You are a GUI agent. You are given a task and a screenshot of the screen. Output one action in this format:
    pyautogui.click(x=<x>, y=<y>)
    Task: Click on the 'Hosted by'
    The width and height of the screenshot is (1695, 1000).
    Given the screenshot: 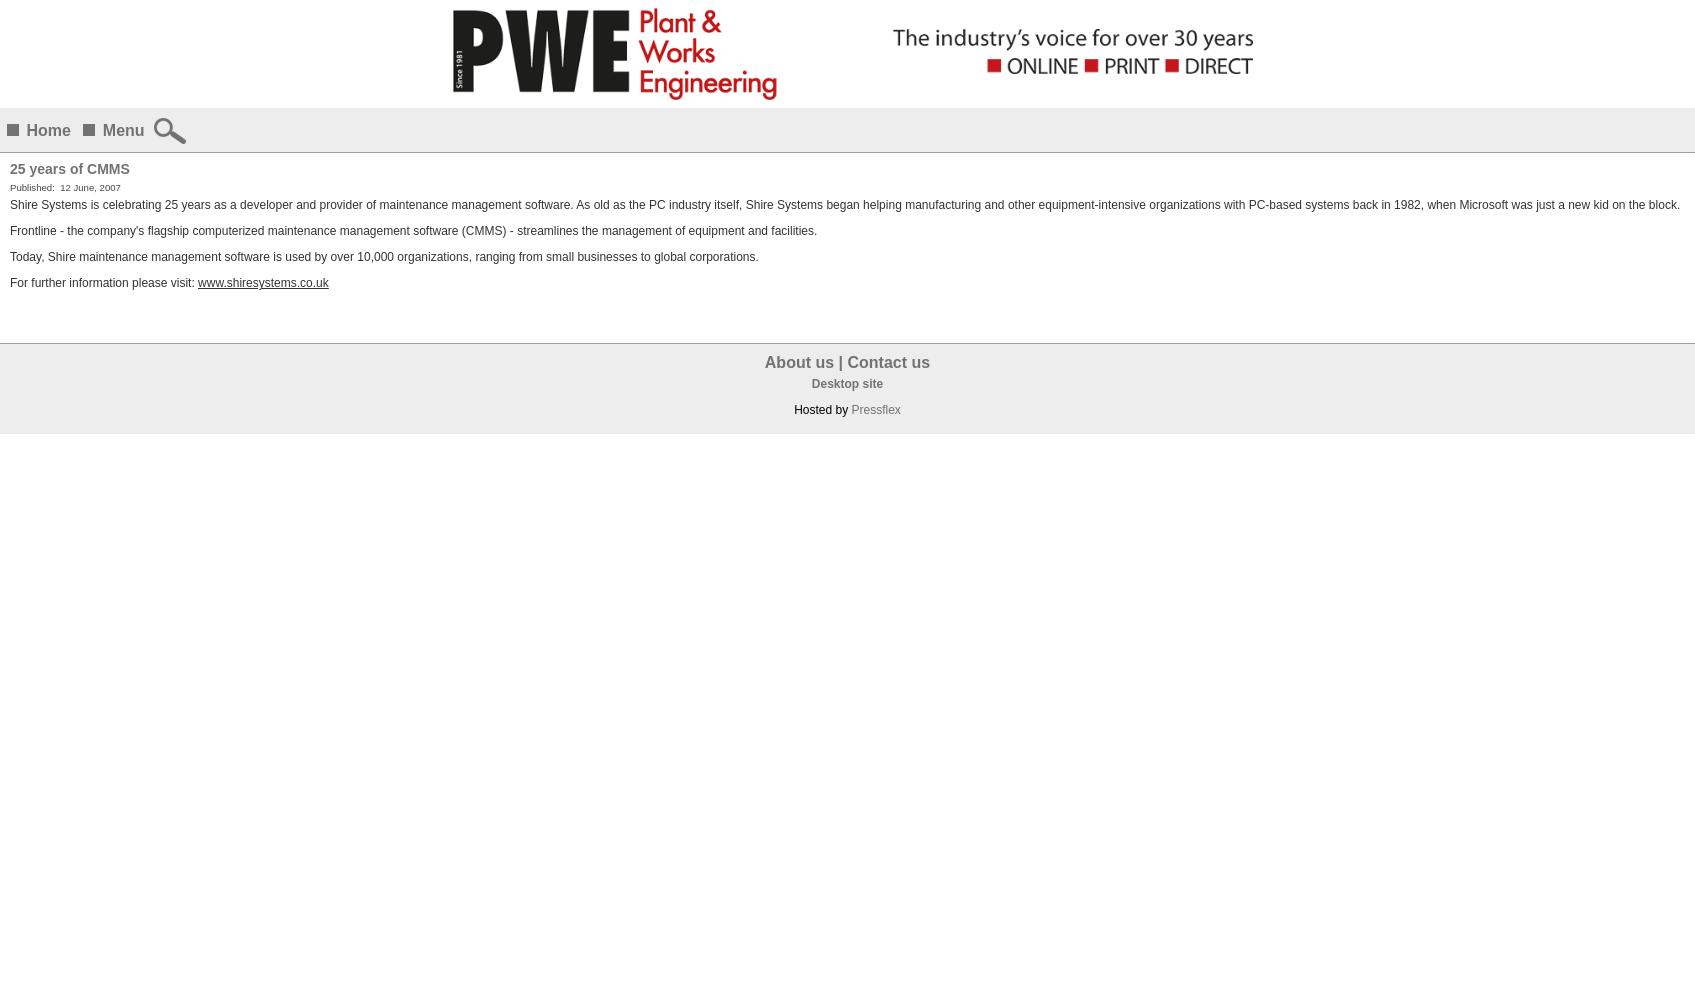 What is the action you would take?
    pyautogui.click(x=822, y=410)
    